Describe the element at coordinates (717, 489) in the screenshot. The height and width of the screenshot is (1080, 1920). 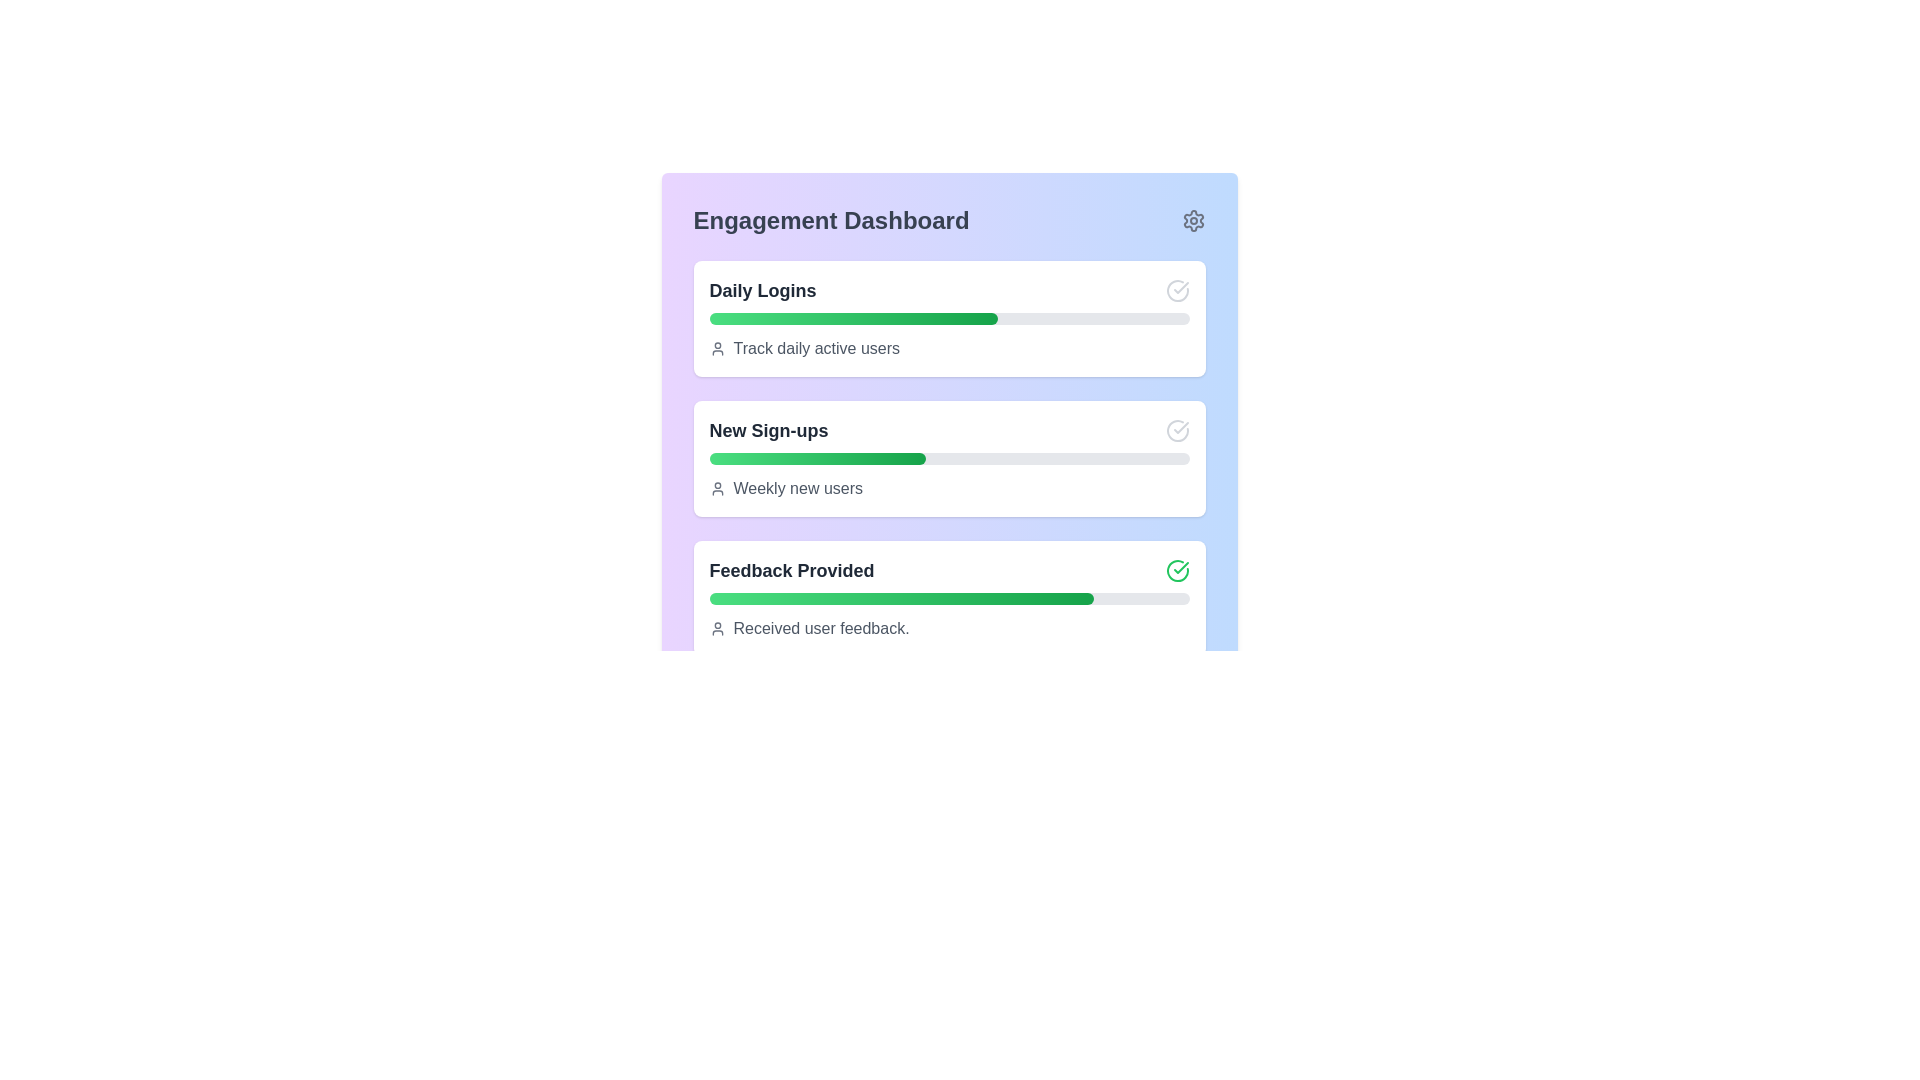
I see `the user icon located to the left of the 'Weekly new users' text within the 'New Sign-ups' card on the dashboard interface to invoke its interactive behavior` at that location.